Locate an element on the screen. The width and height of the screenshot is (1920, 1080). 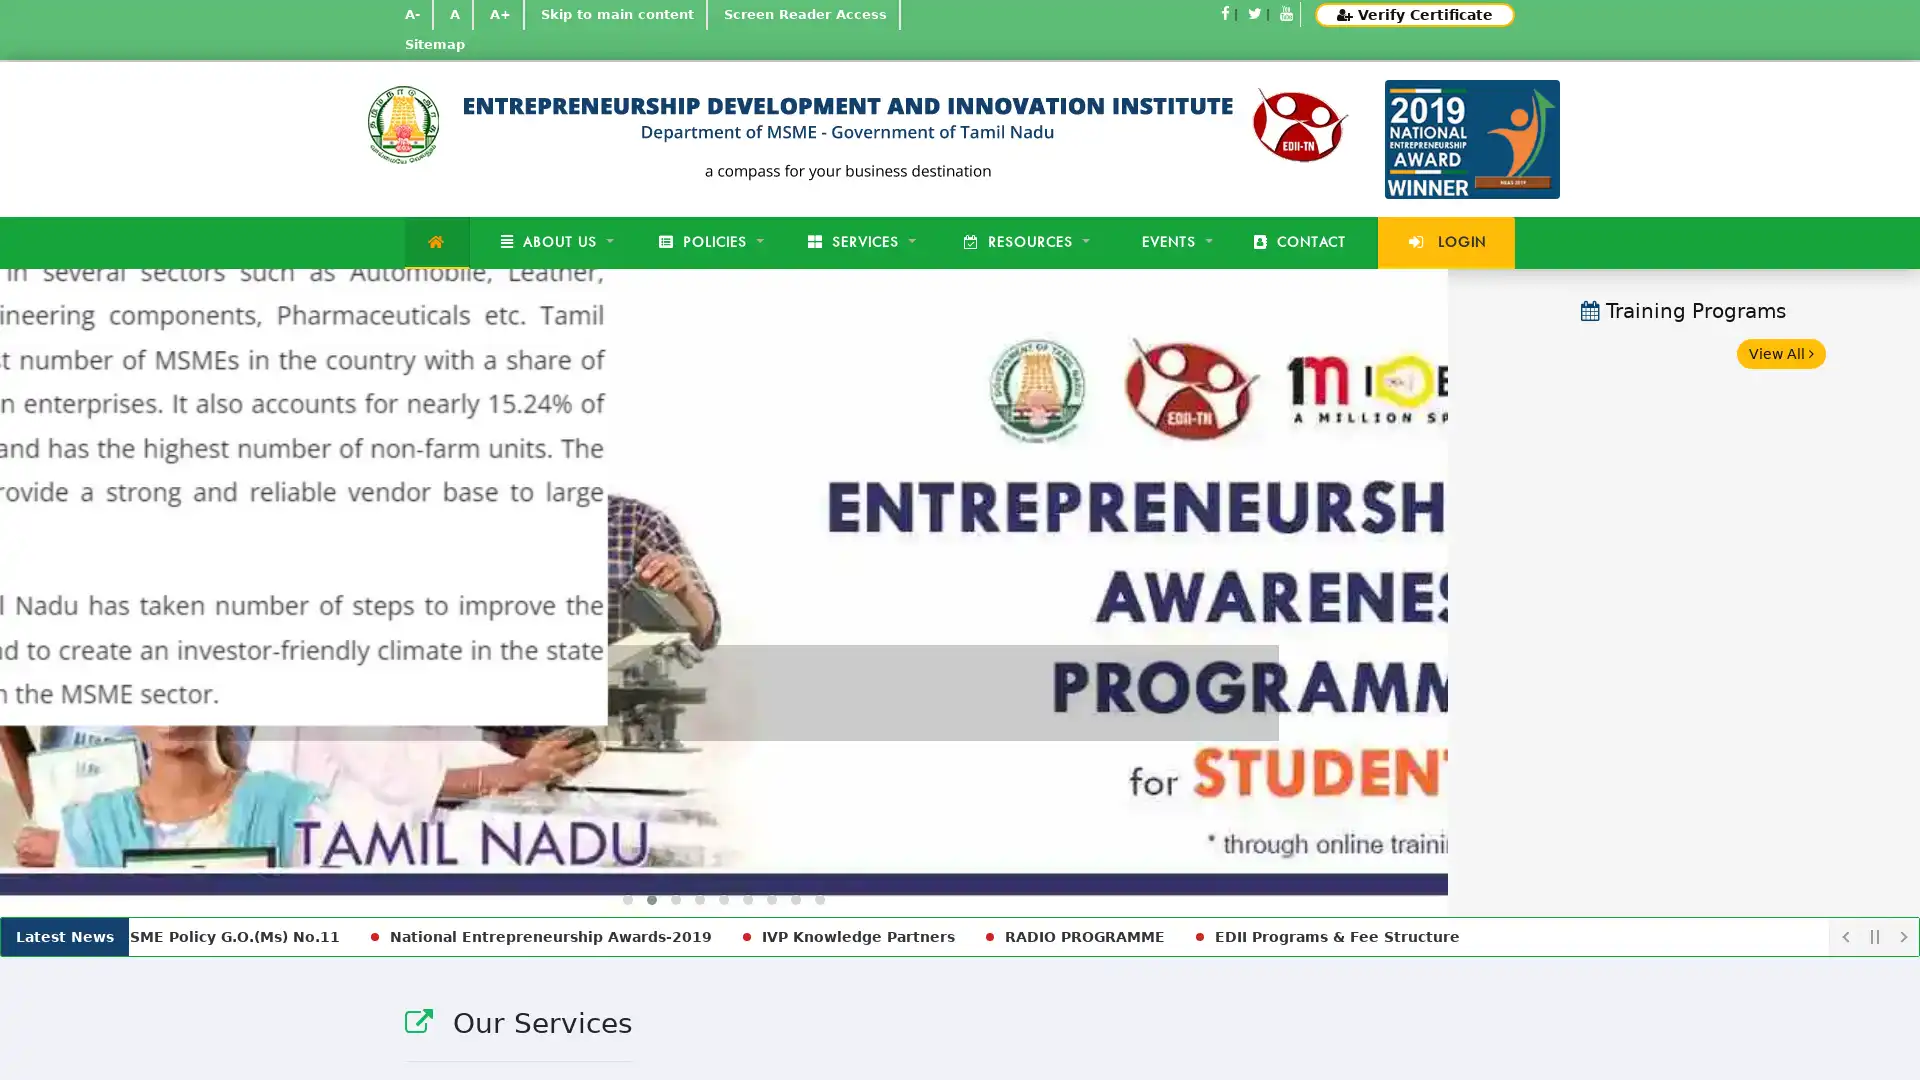
Next is located at coordinates (1405, 571).